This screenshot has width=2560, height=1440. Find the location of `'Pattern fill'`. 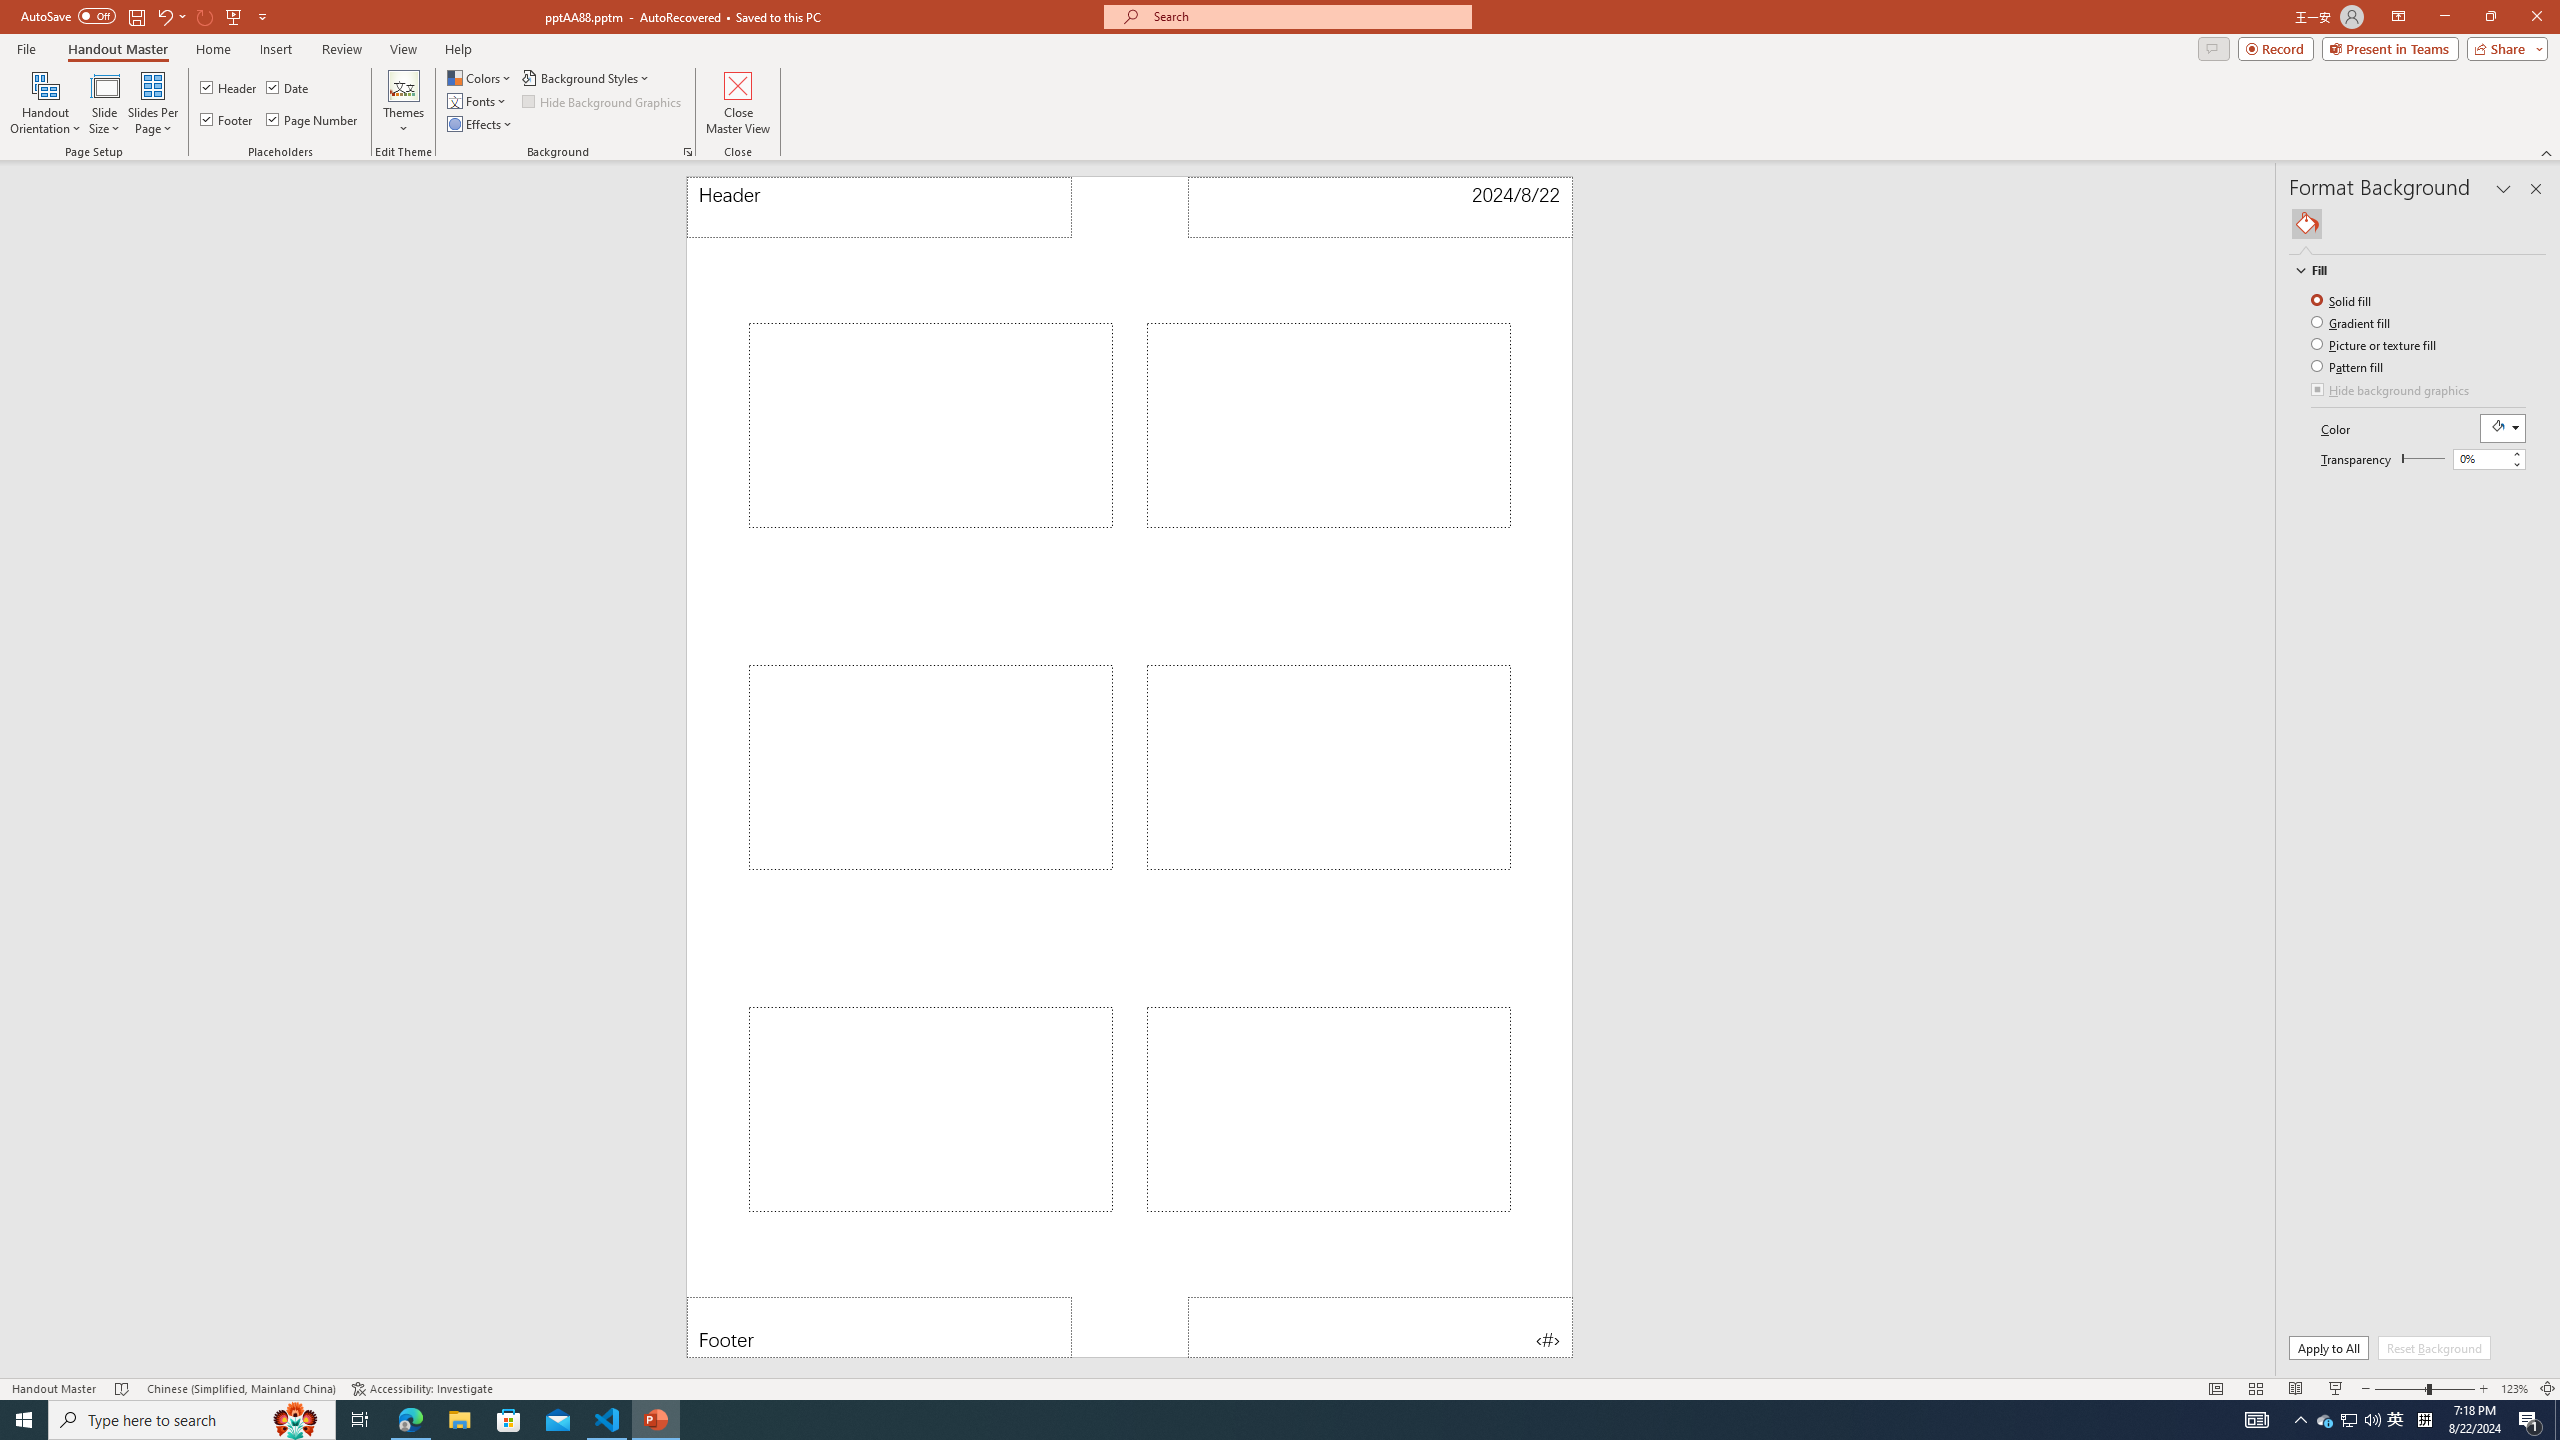

'Pattern fill' is located at coordinates (2348, 365).